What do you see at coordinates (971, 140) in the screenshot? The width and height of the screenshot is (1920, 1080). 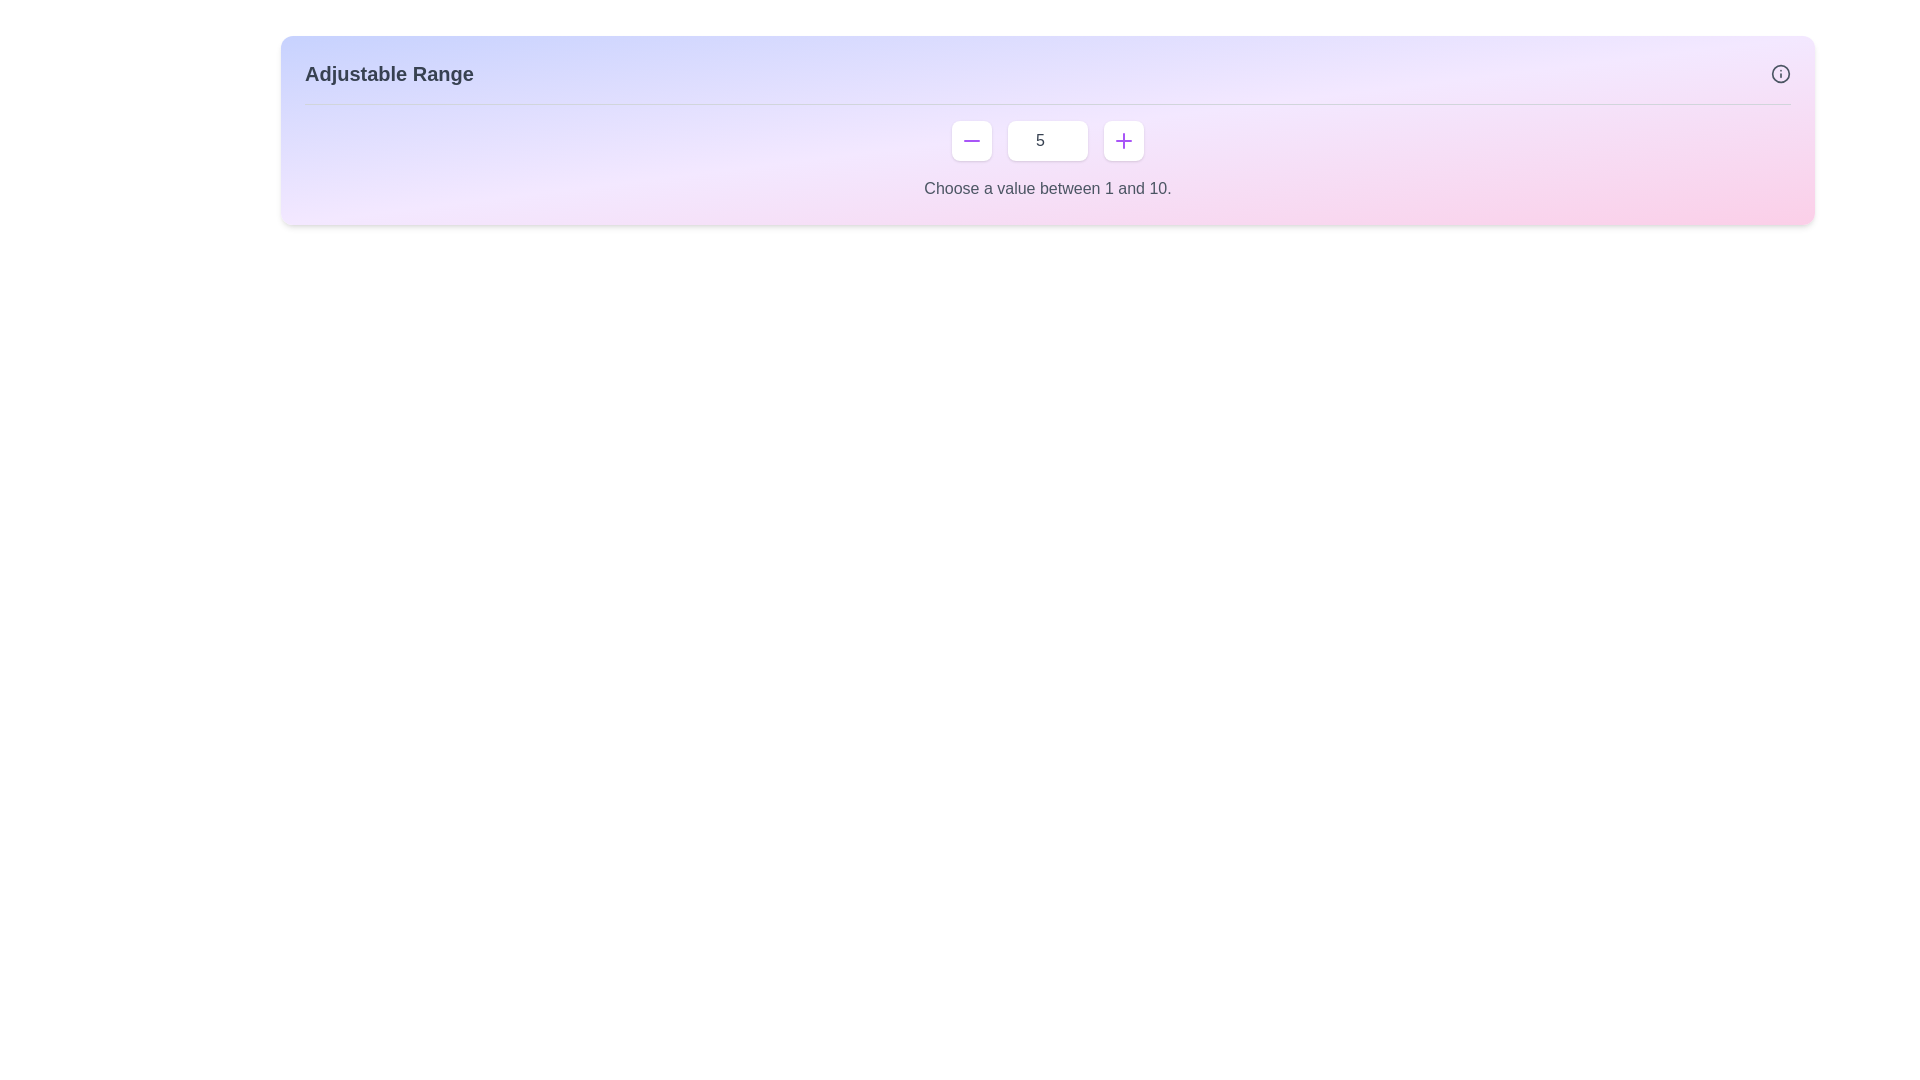 I see `the decrement button located to the left of the numeric display '5' in the range slider component to reduce the displayed value` at bounding box center [971, 140].